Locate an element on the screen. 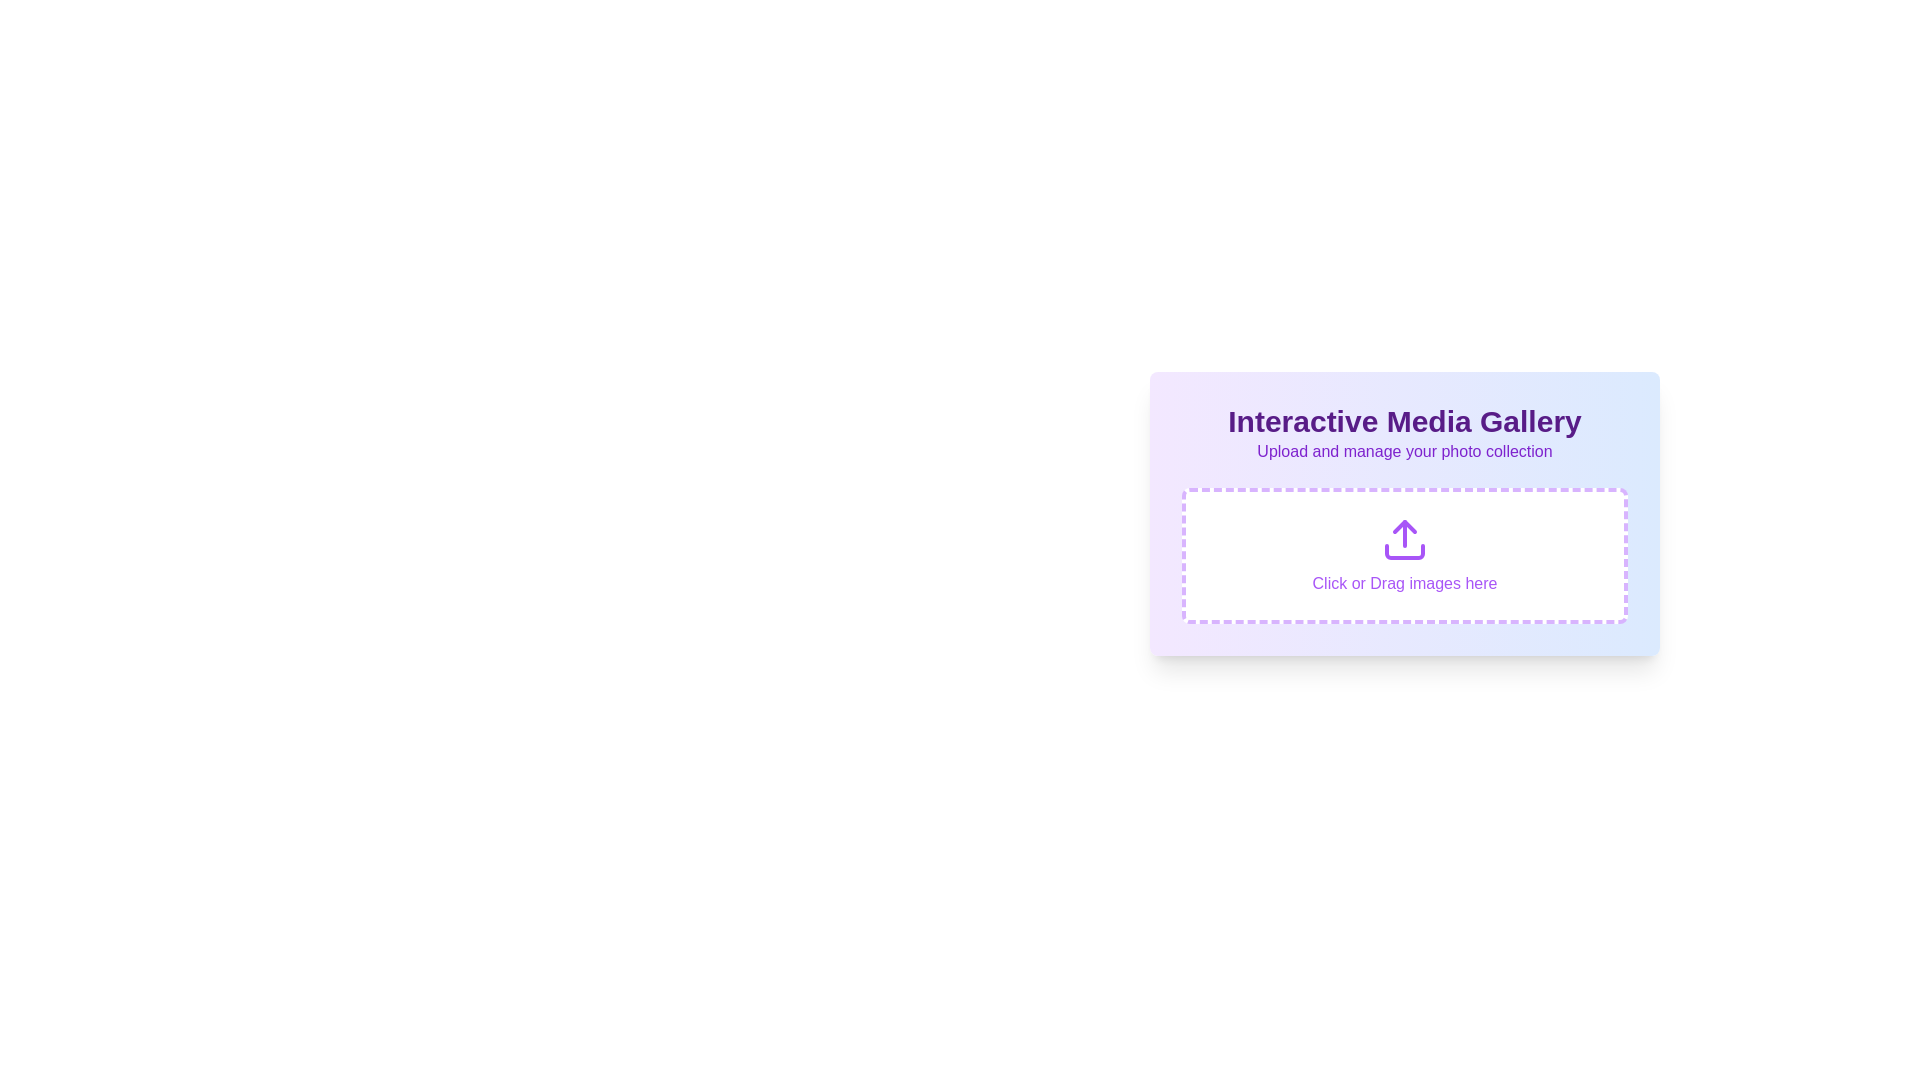 The height and width of the screenshot is (1080, 1920). the text element styled in purple (#700) that reads 'Upload and manage your photo collection.' positioned below the larger title 'Interactive Media Gallery.' is located at coordinates (1404, 451).